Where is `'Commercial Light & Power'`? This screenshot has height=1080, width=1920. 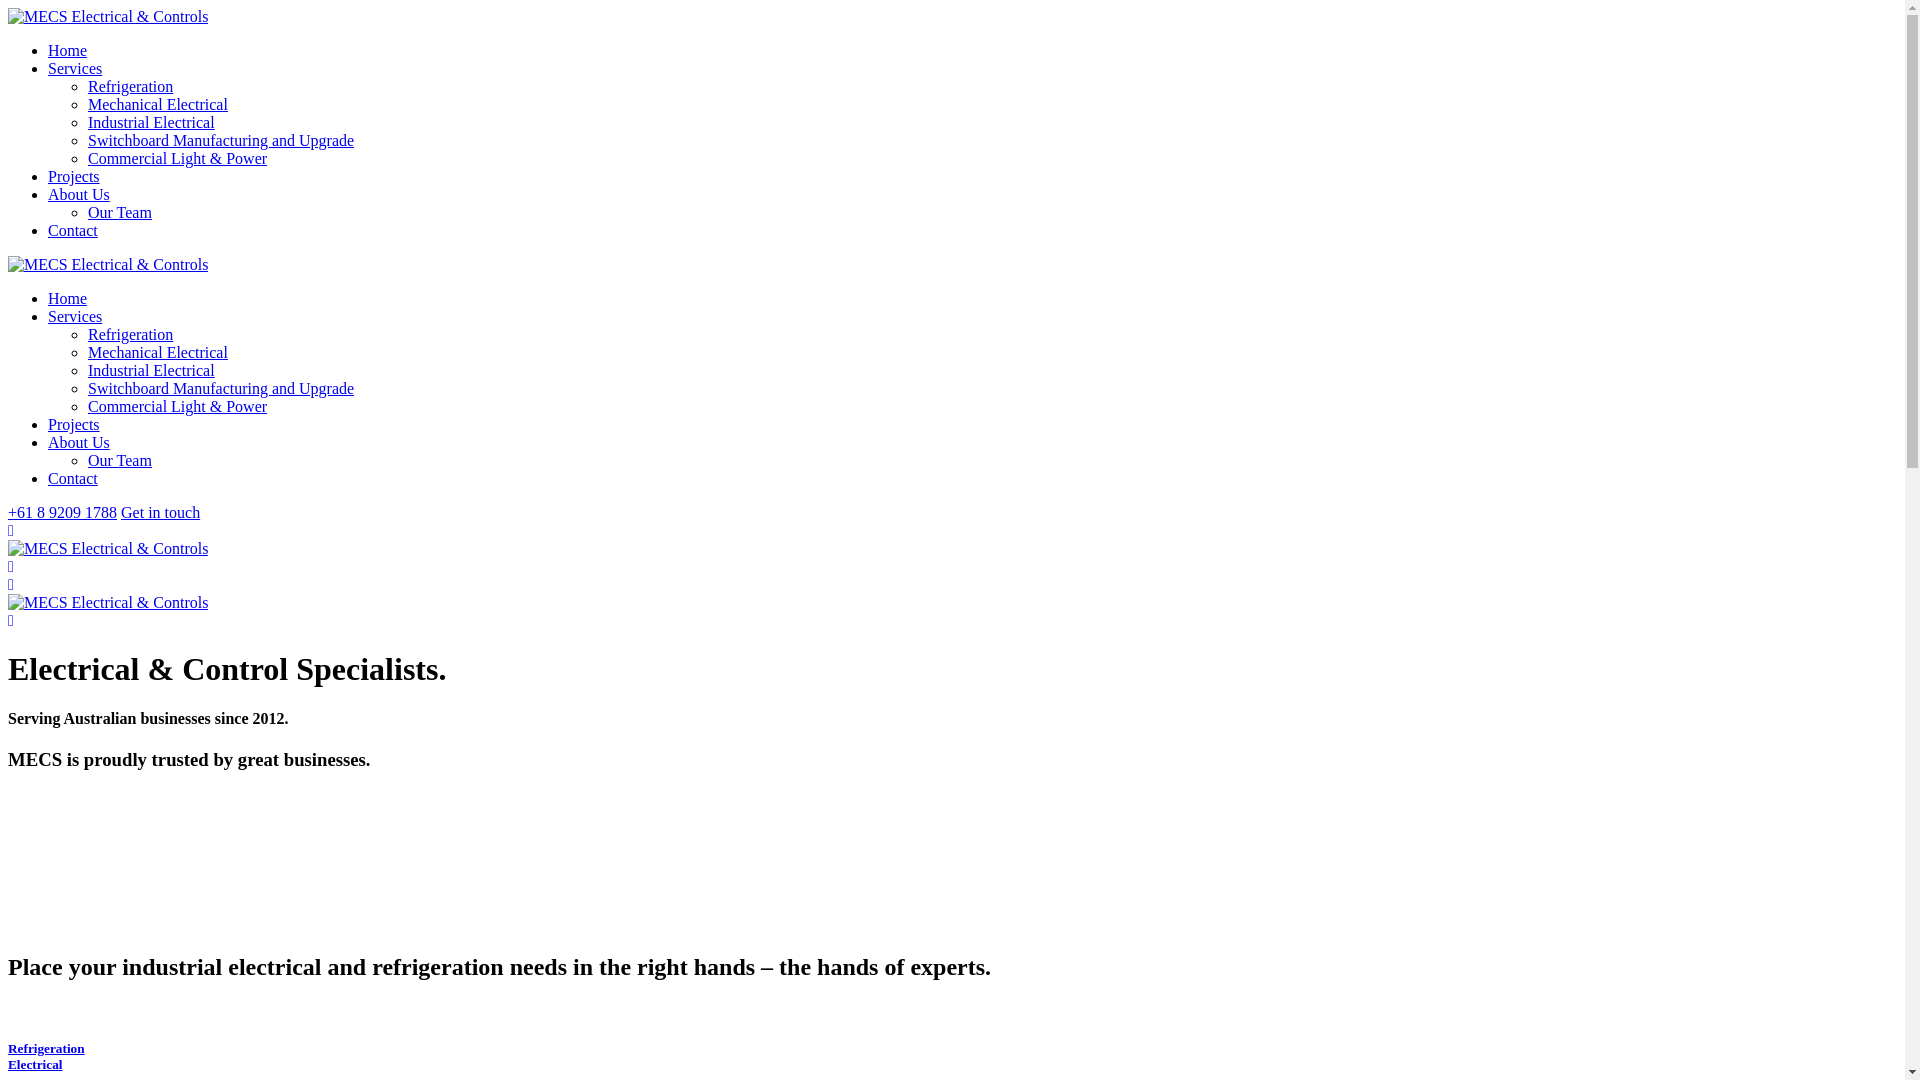
'Commercial Light & Power' is located at coordinates (86, 157).